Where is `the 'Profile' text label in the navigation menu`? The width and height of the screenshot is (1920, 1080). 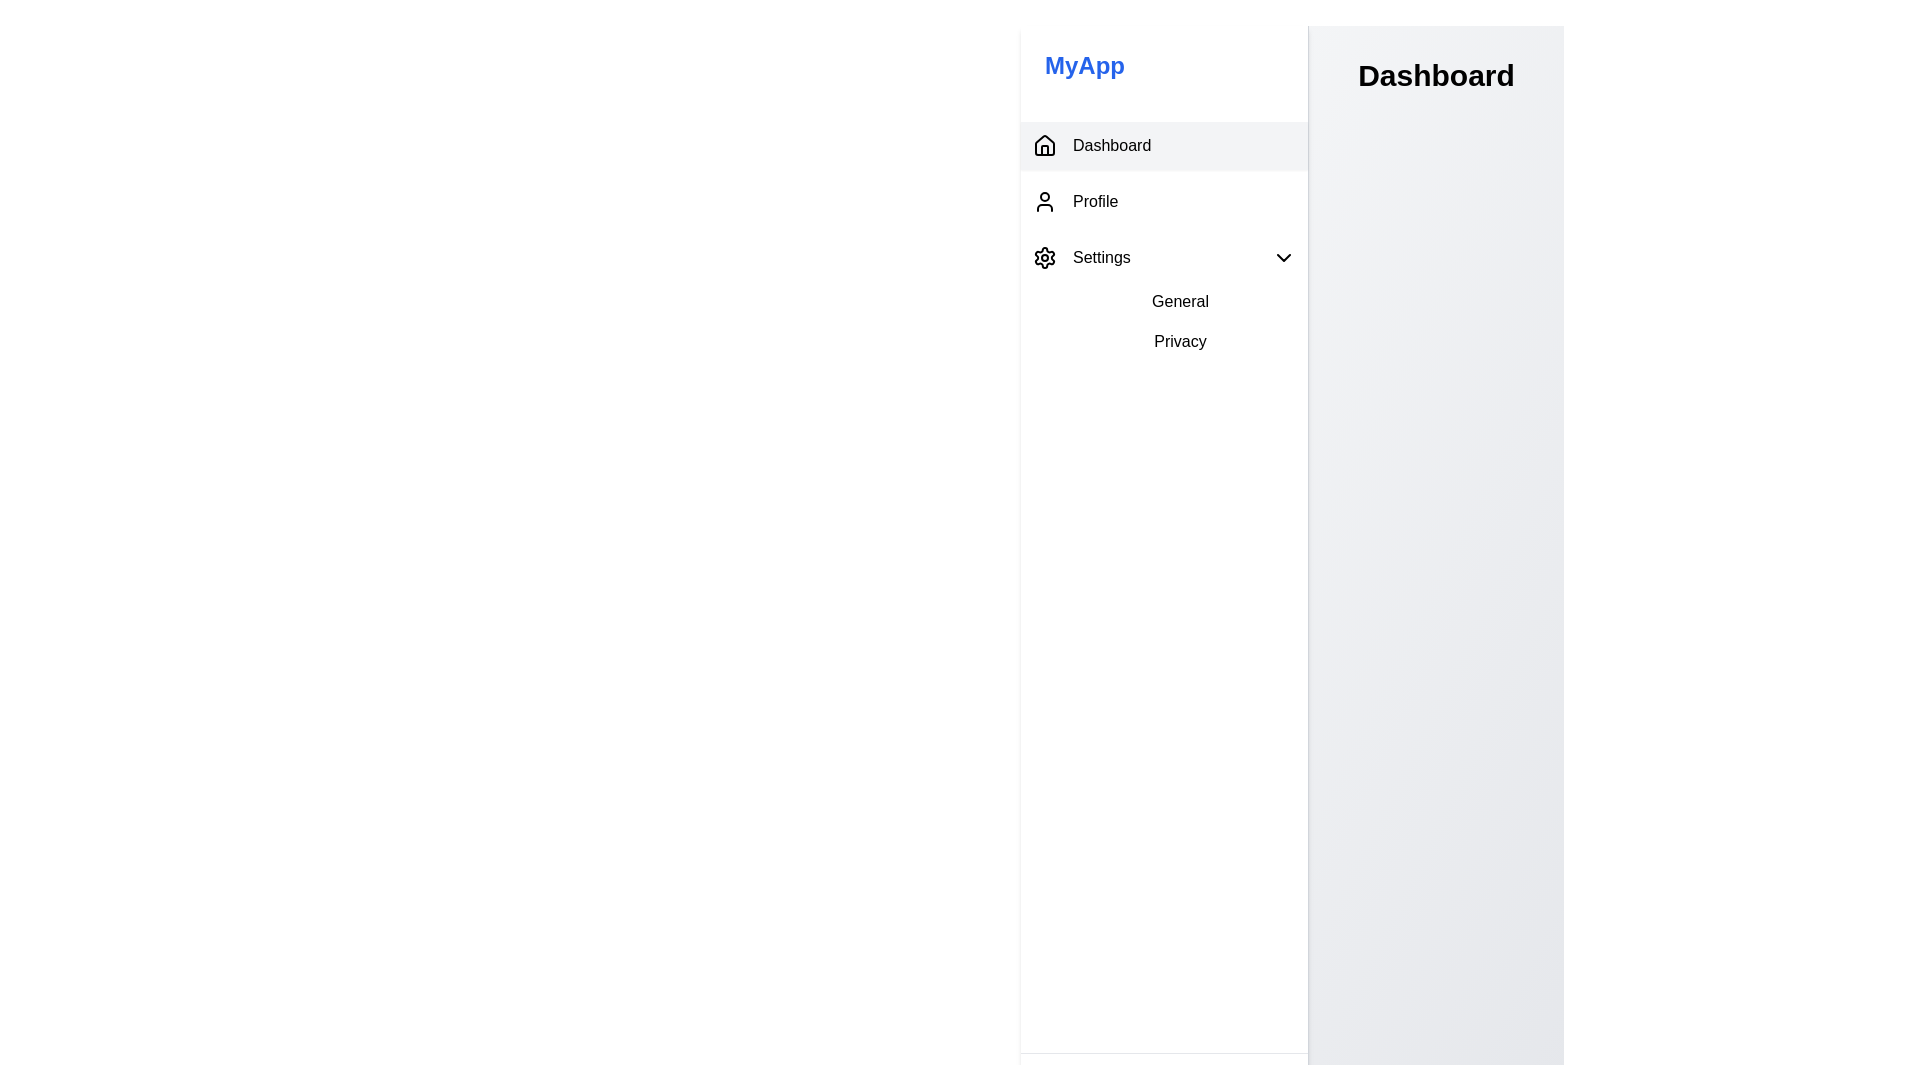
the 'Profile' text label in the navigation menu is located at coordinates (1094, 201).